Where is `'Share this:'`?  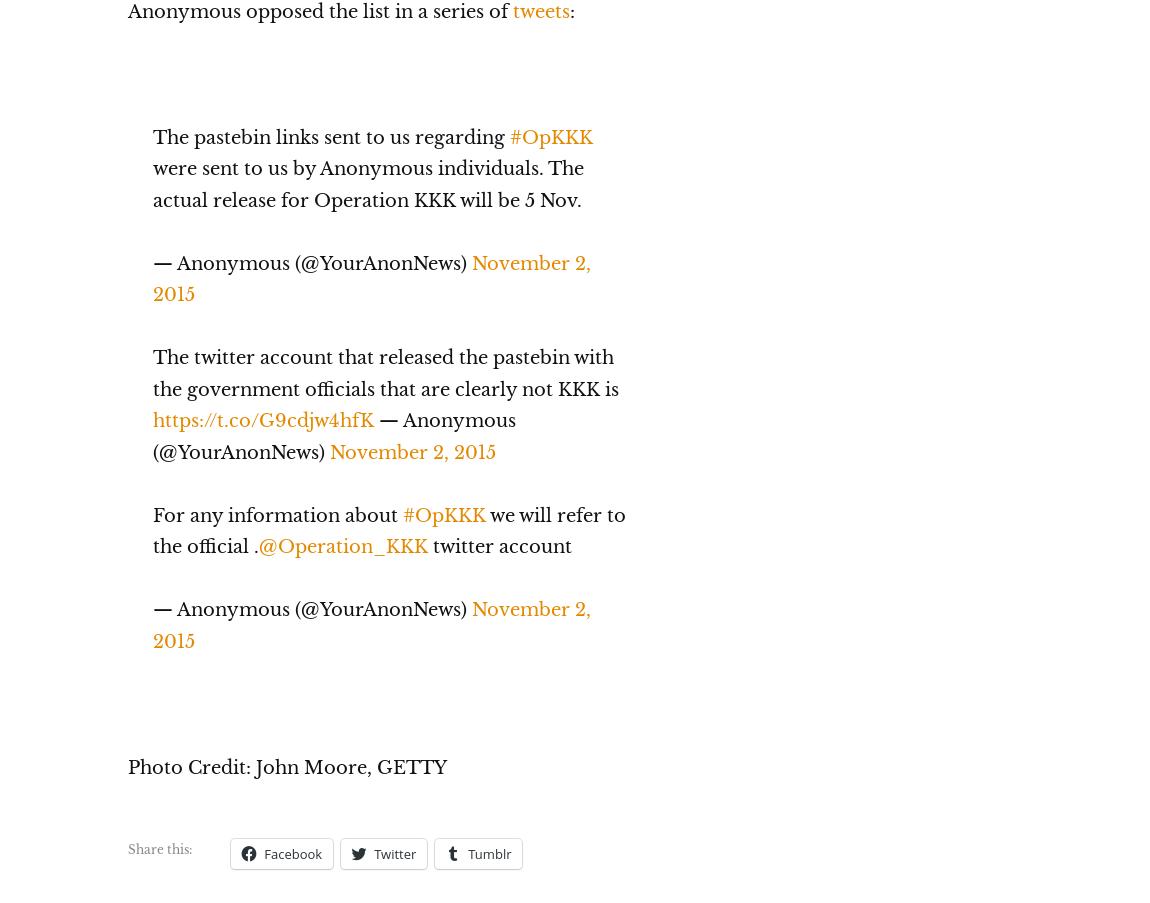 'Share this:' is located at coordinates (125, 848).